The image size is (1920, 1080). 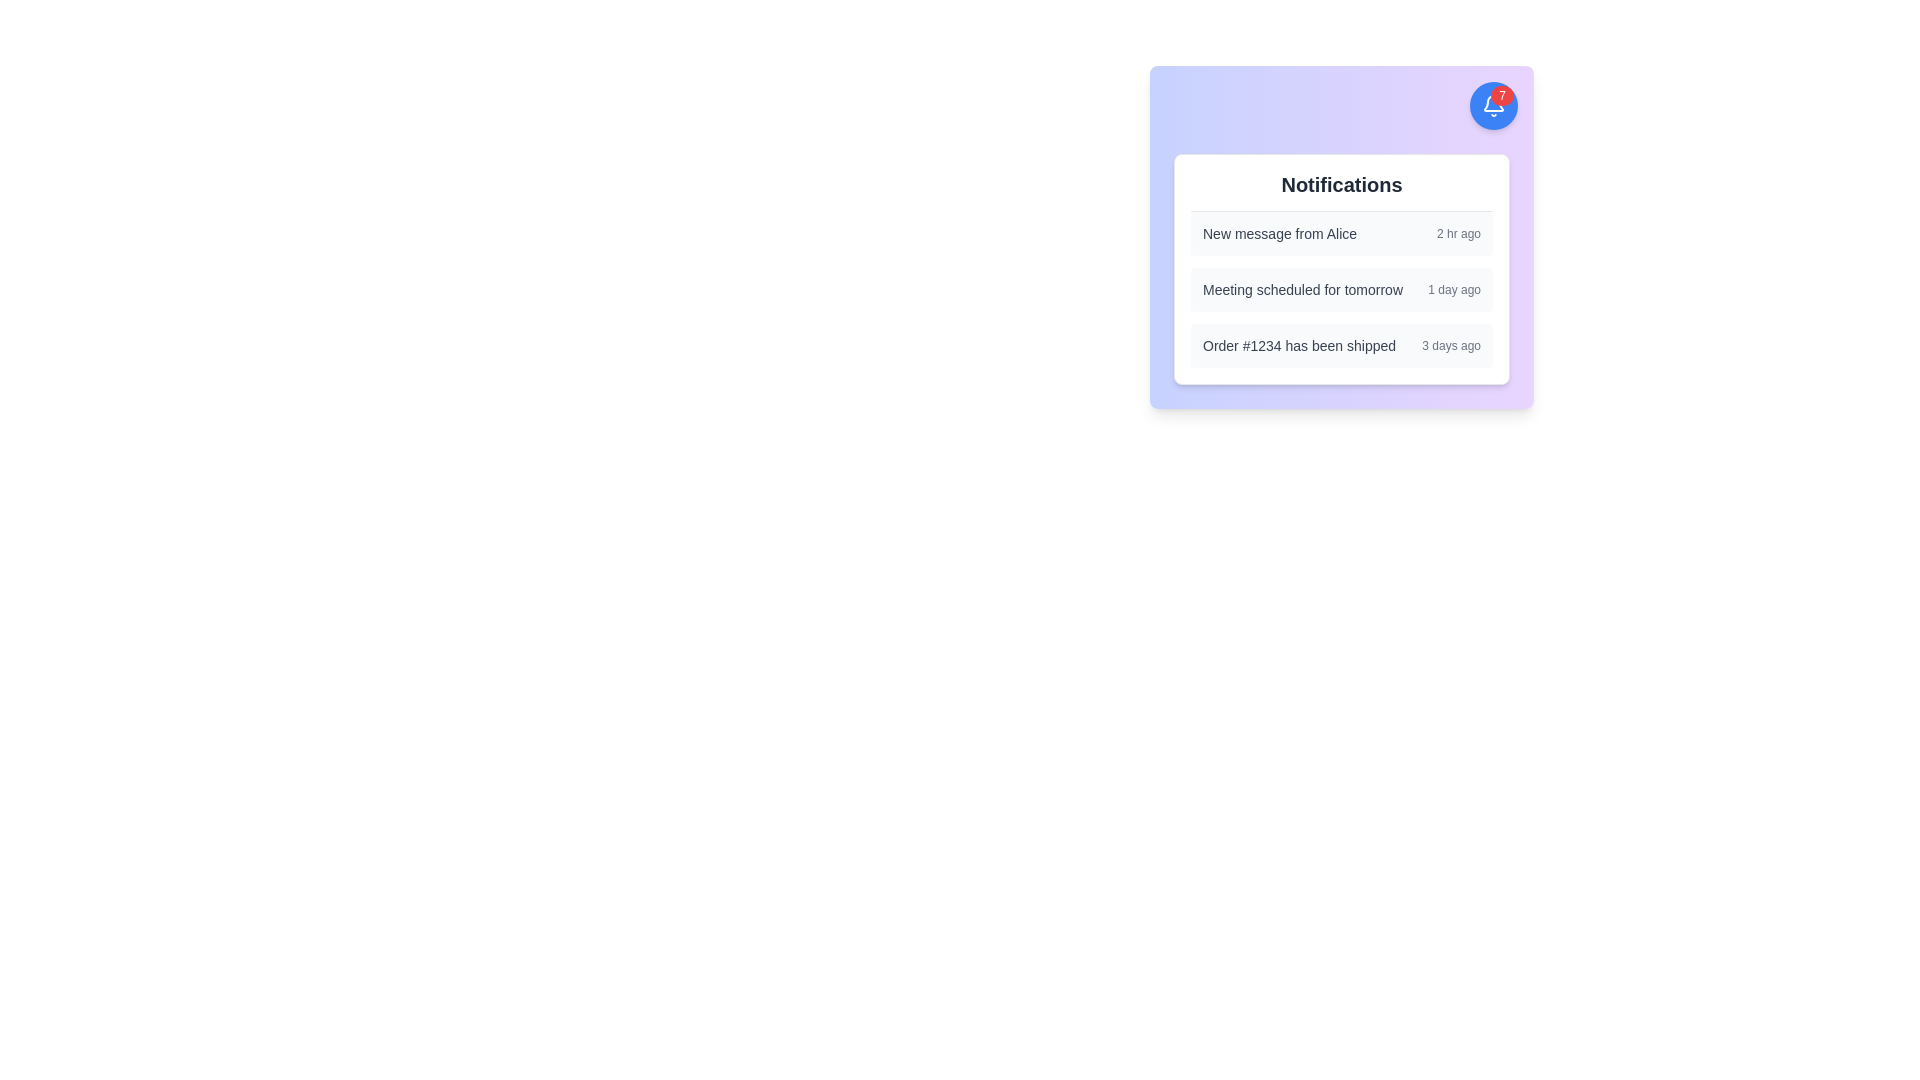 What do you see at coordinates (1502, 96) in the screenshot?
I see `the notification count displayed on the badge located at the top-right corner of the blue circular button with a white bell icon` at bounding box center [1502, 96].